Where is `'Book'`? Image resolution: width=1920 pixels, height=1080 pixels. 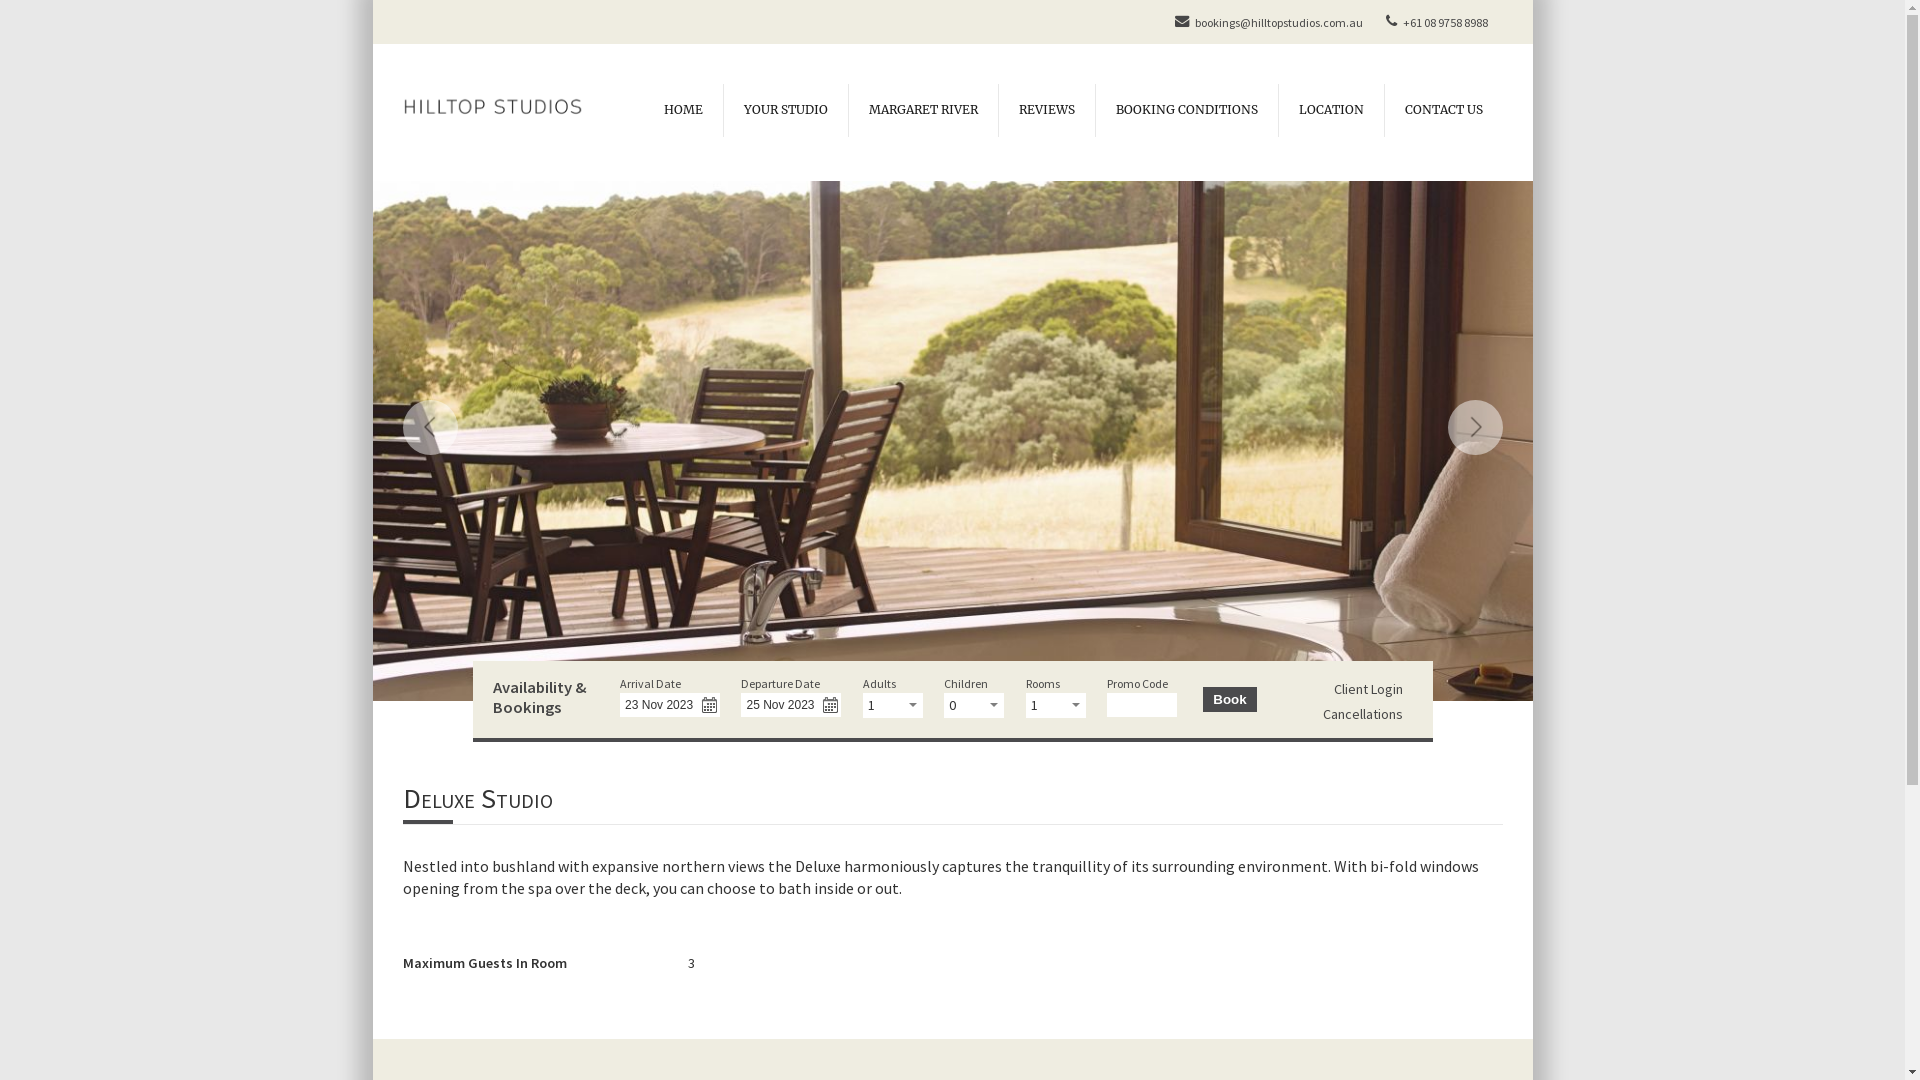 'Book' is located at coordinates (1228, 698).